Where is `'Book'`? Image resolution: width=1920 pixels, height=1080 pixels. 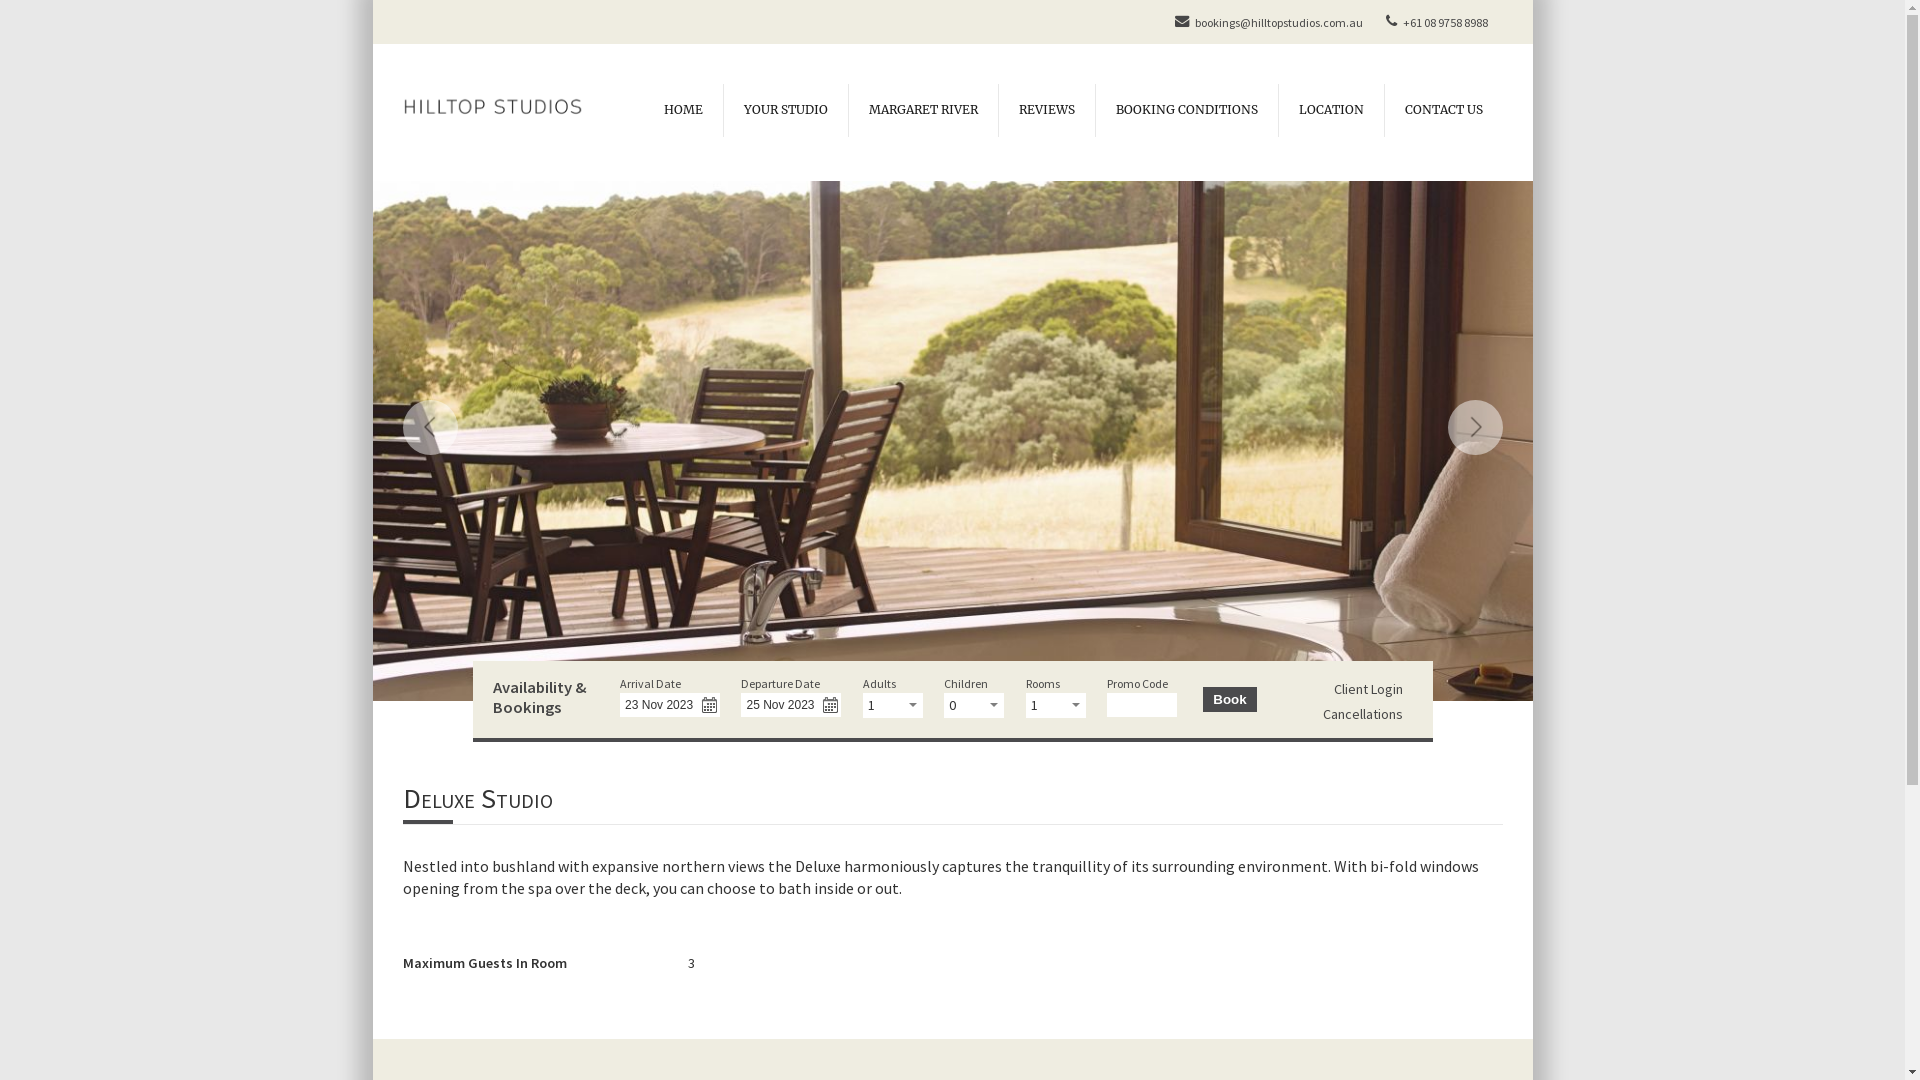 'Book' is located at coordinates (1228, 698).